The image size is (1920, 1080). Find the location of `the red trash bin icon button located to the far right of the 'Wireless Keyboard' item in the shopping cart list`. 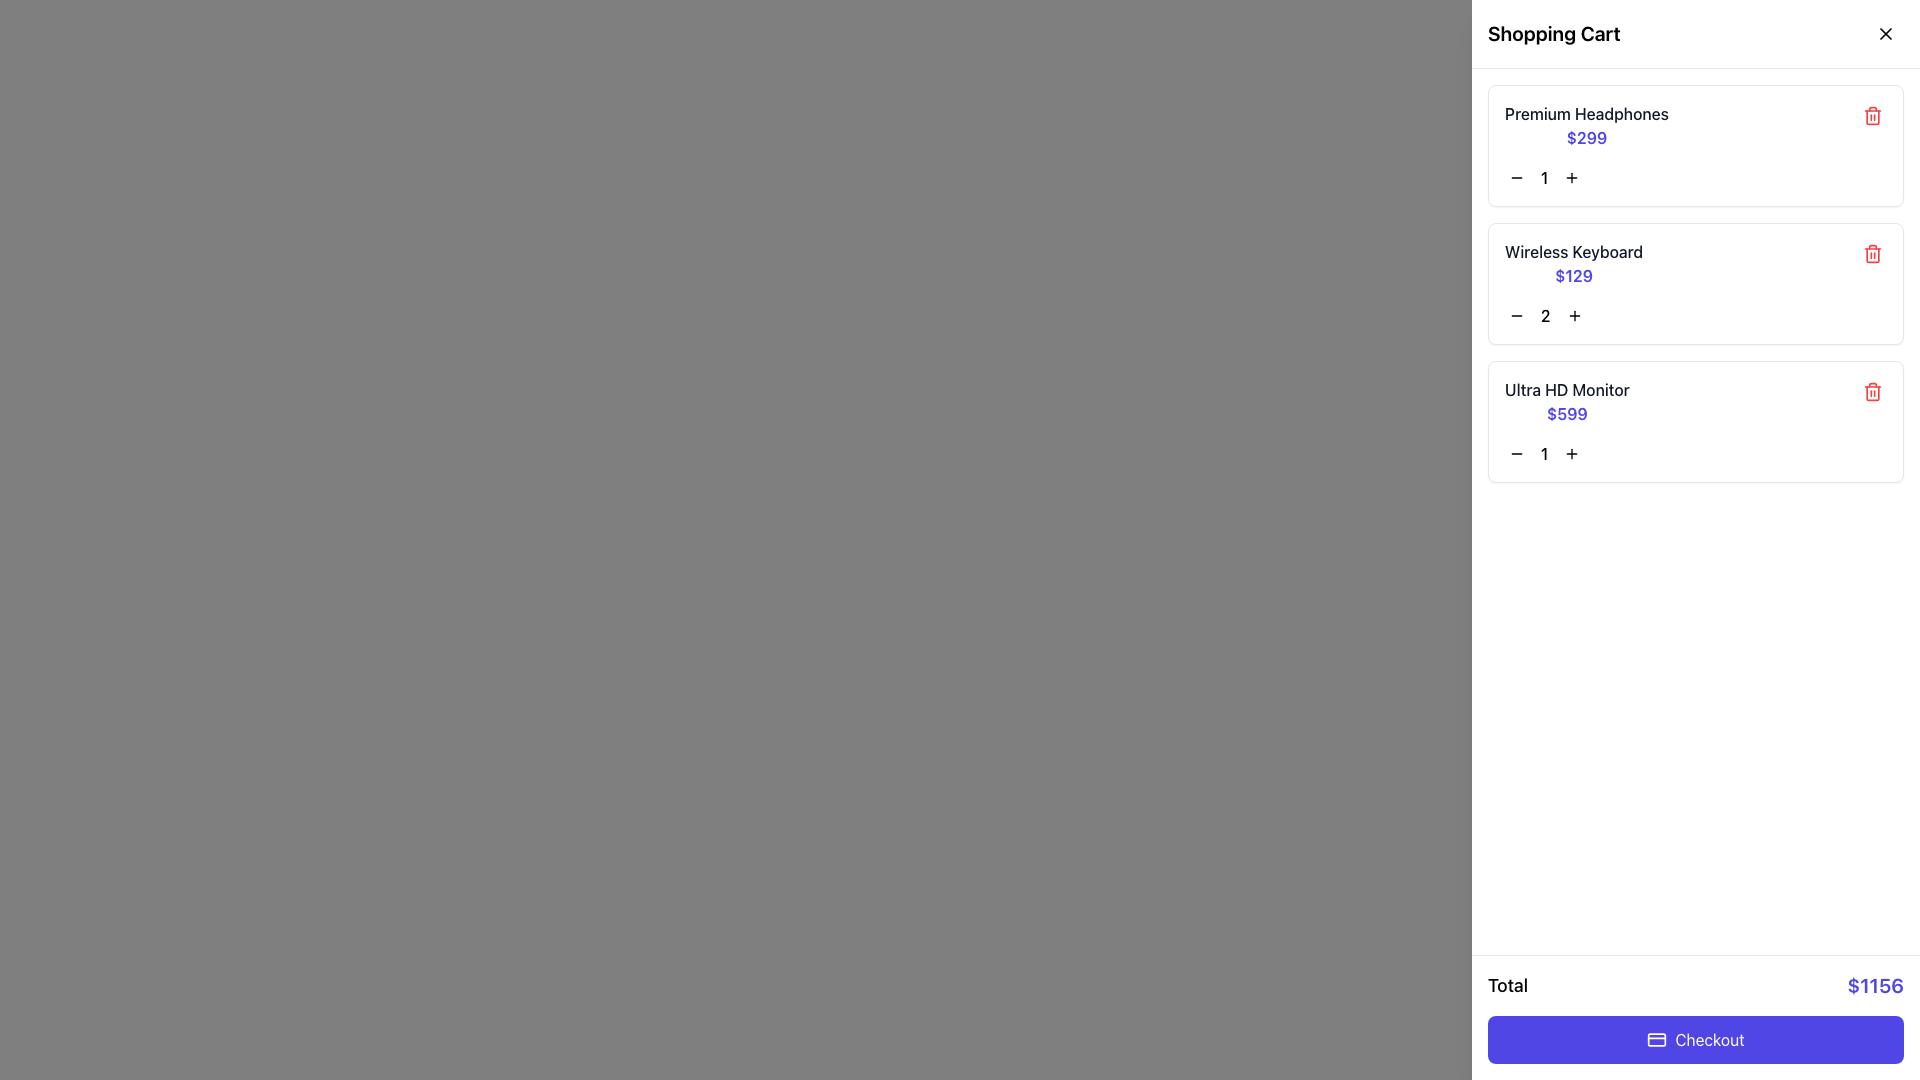

the red trash bin icon button located to the far right of the 'Wireless Keyboard' item in the shopping cart list is located at coordinates (1871, 253).